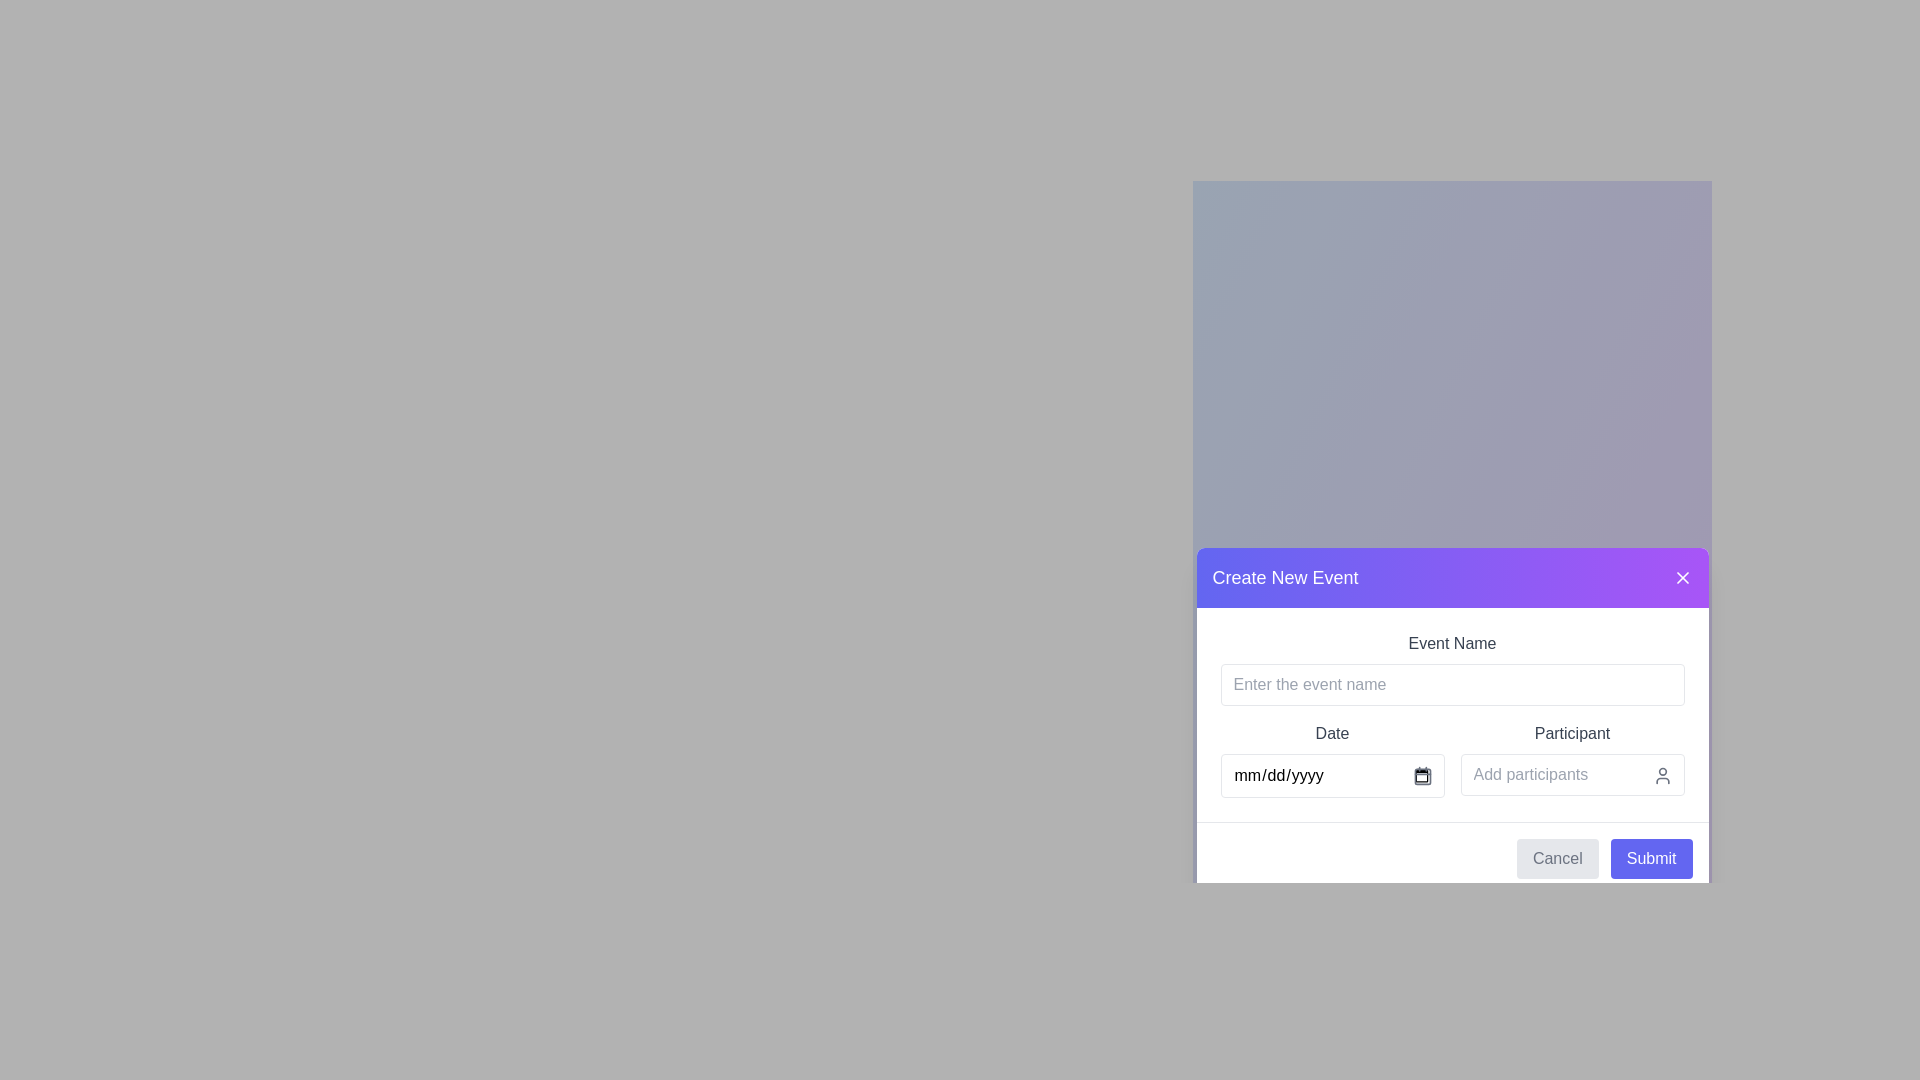 The width and height of the screenshot is (1920, 1080). Describe the element at coordinates (1571, 733) in the screenshot. I see `the gray text label displaying 'Participant' located within the 'Create New Event' modal dialog, positioned below the date field and above the 'Add participants' input` at that location.